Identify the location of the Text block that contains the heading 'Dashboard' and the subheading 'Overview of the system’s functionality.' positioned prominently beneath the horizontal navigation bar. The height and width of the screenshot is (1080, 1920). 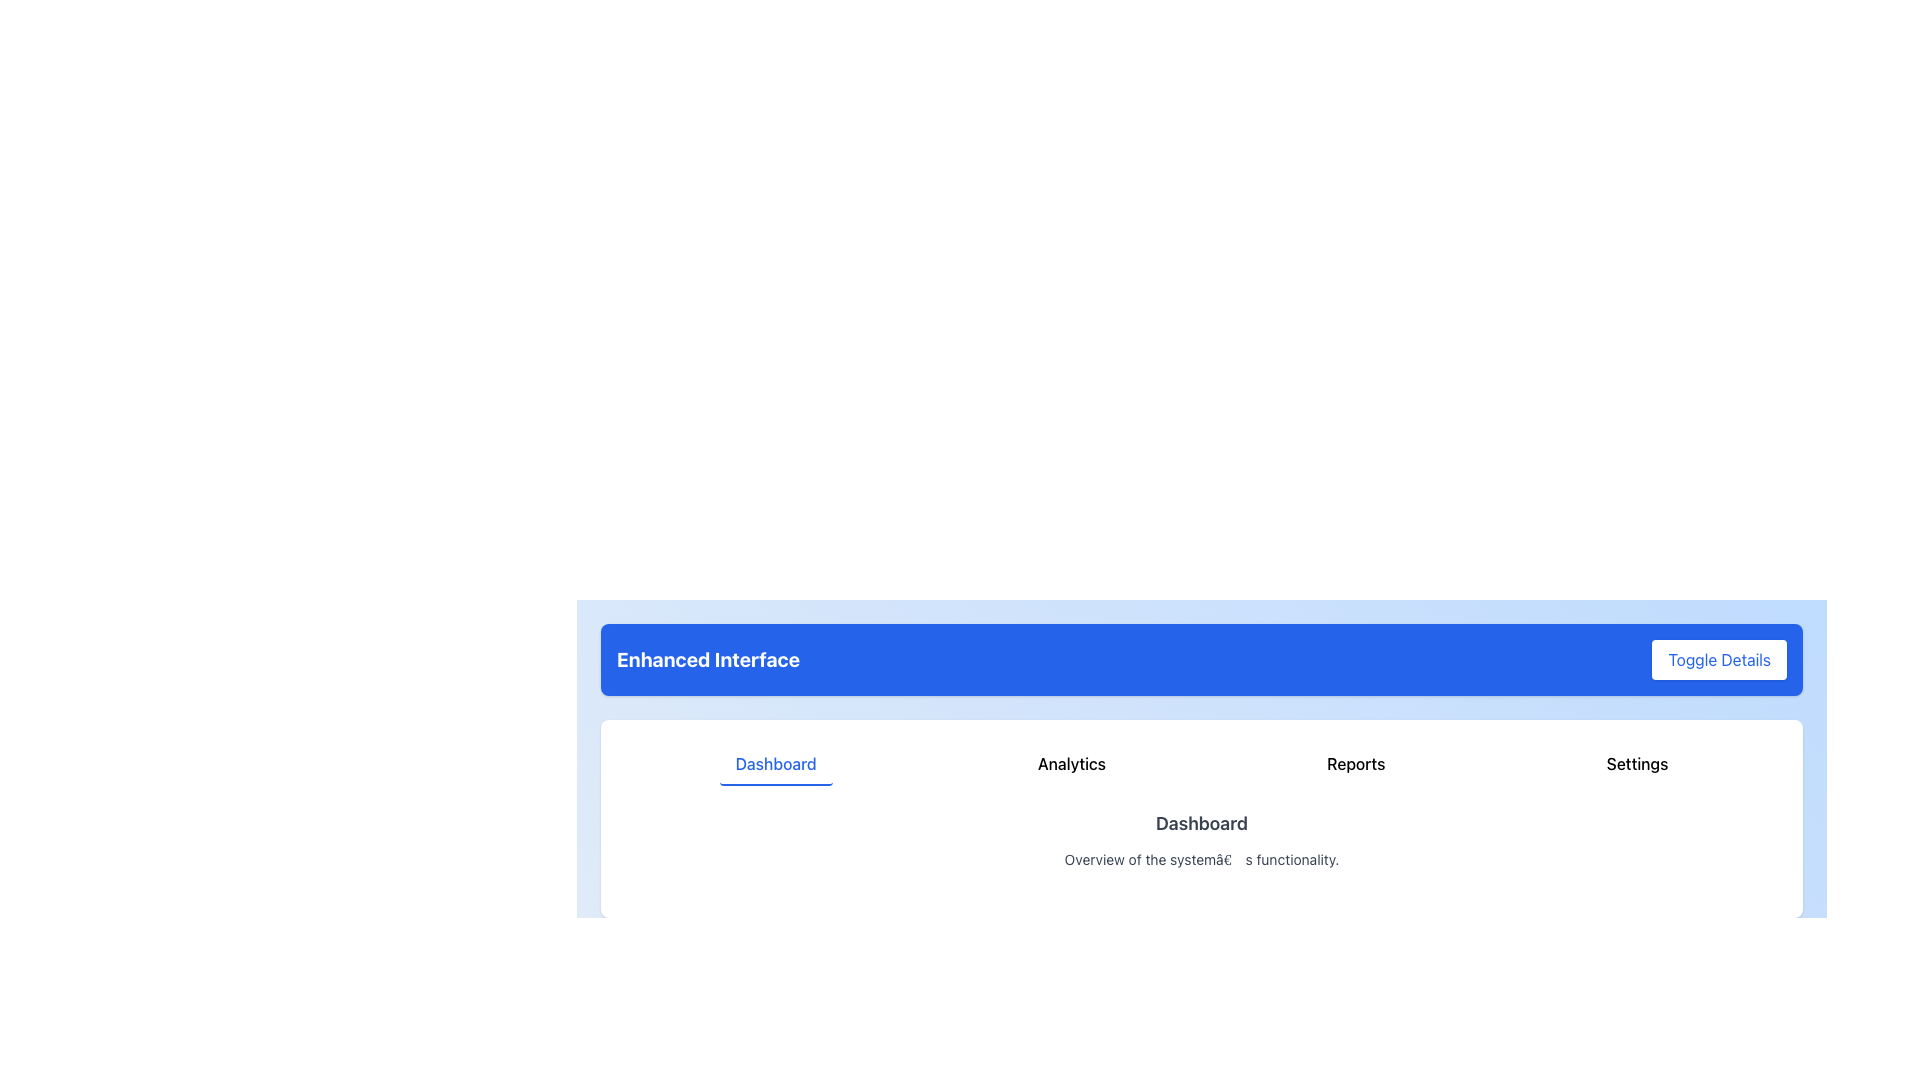
(1200, 840).